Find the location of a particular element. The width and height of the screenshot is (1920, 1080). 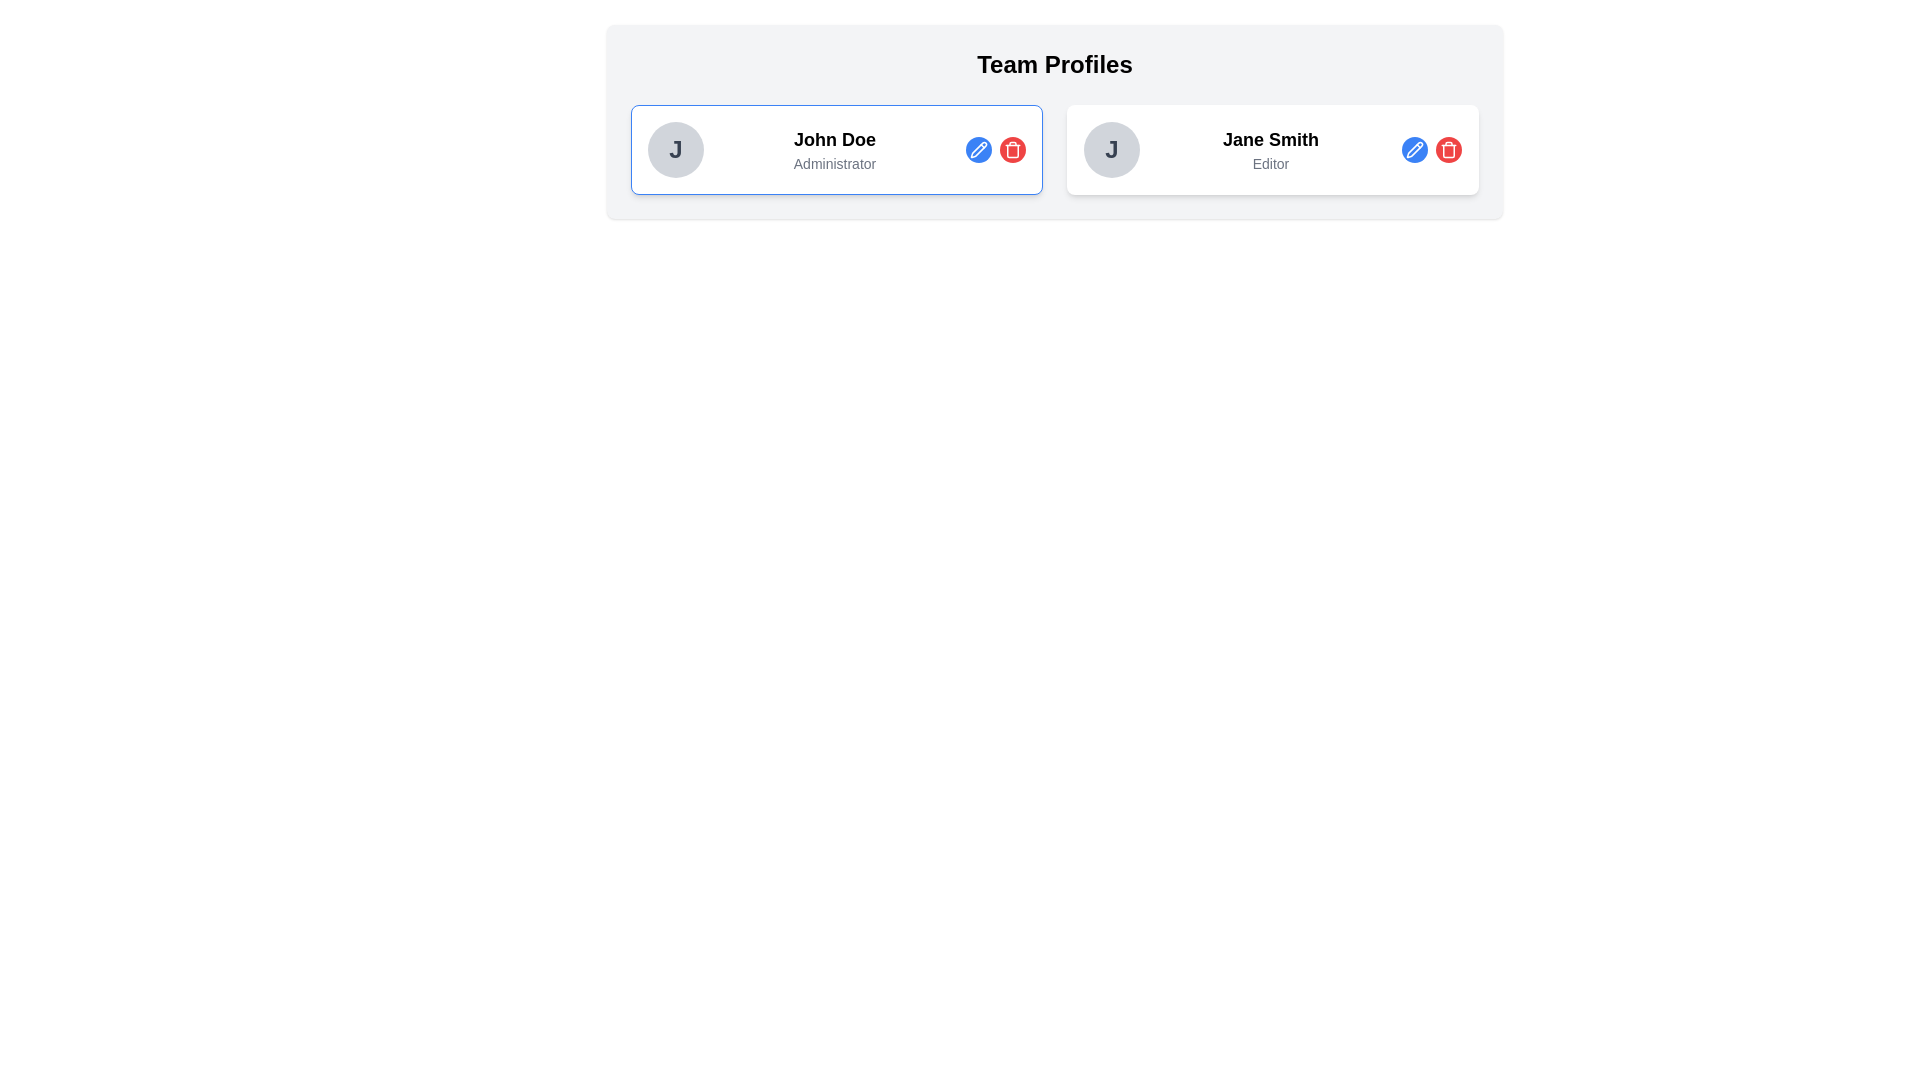

the trash bin icon button within the second profile card for user 'Jane Smith - Editor' is located at coordinates (1449, 149).